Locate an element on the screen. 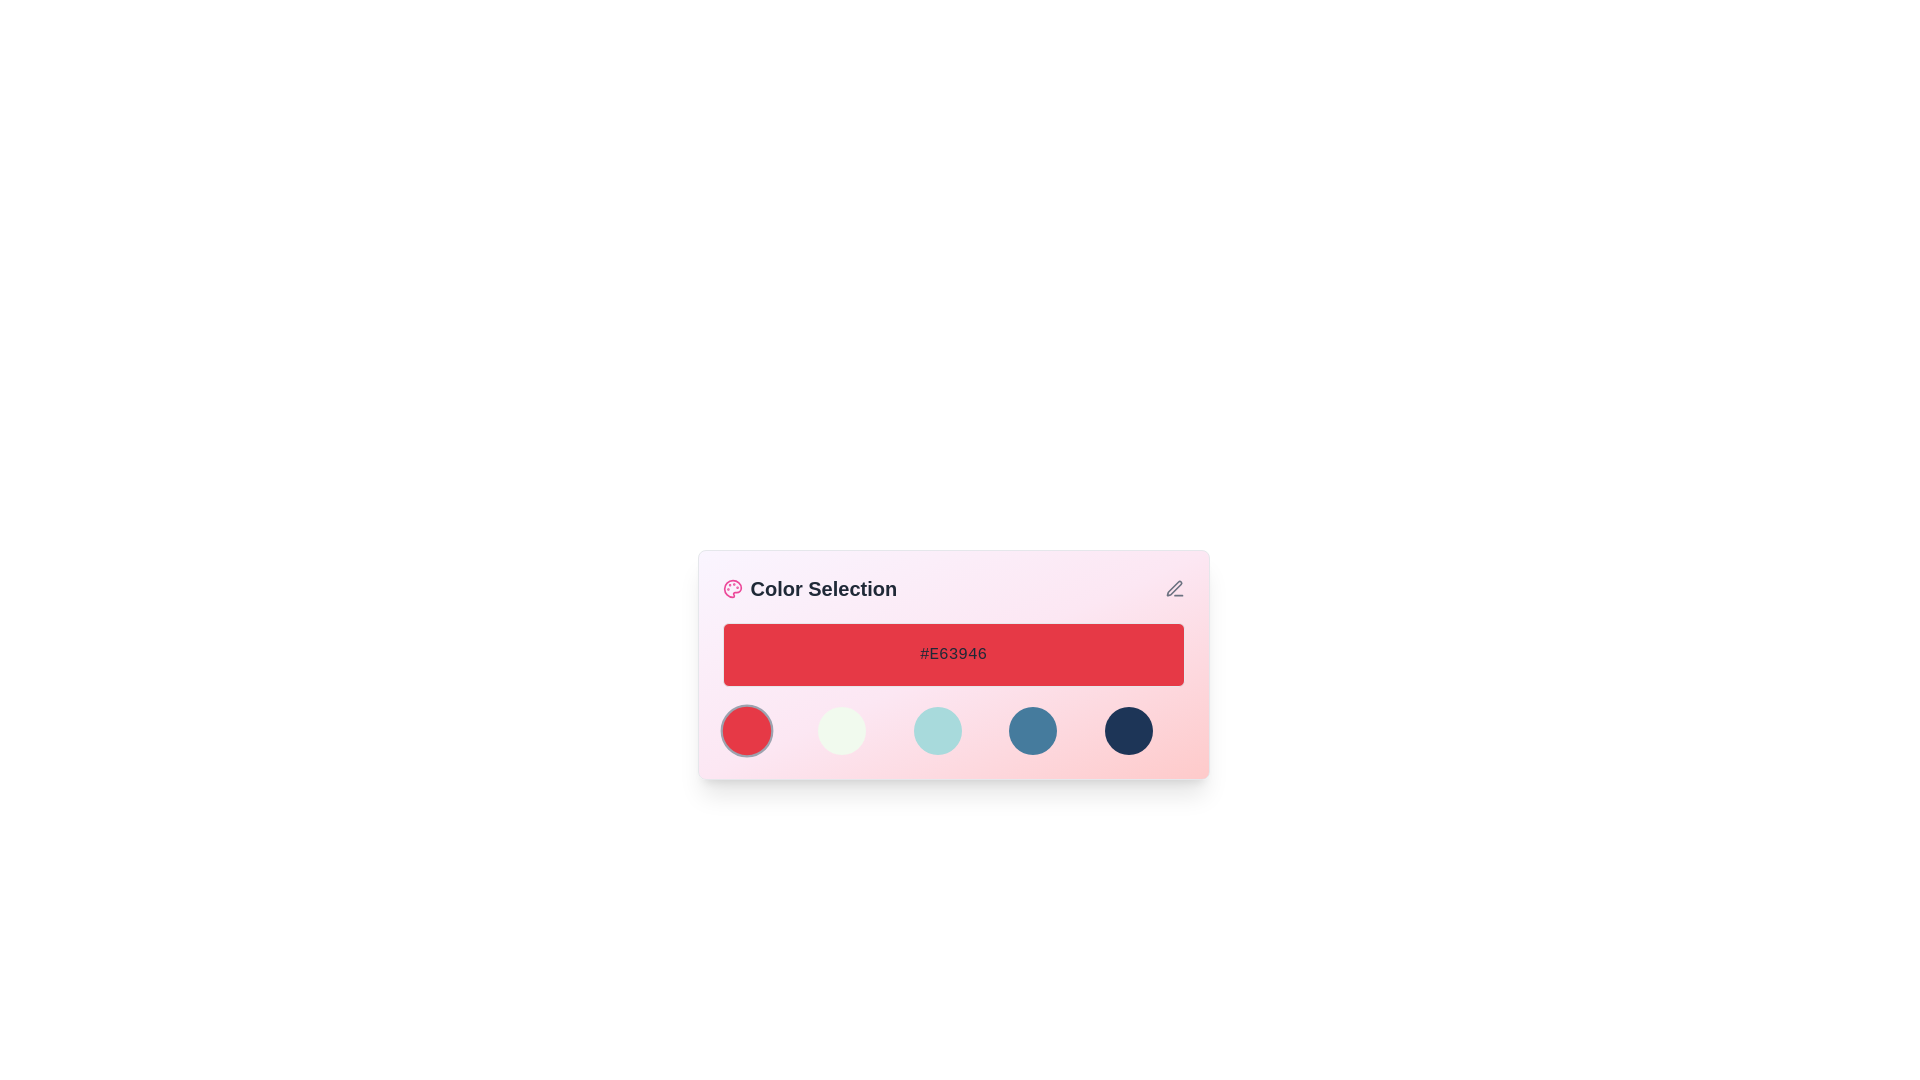 The height and width of the screenshot is (1080, 1920). the small, curved pen-like icon located in the top-right corner of the Color Selection panel, adjacent to the 'Color Selection' label is located at coordinates (1174, 587).